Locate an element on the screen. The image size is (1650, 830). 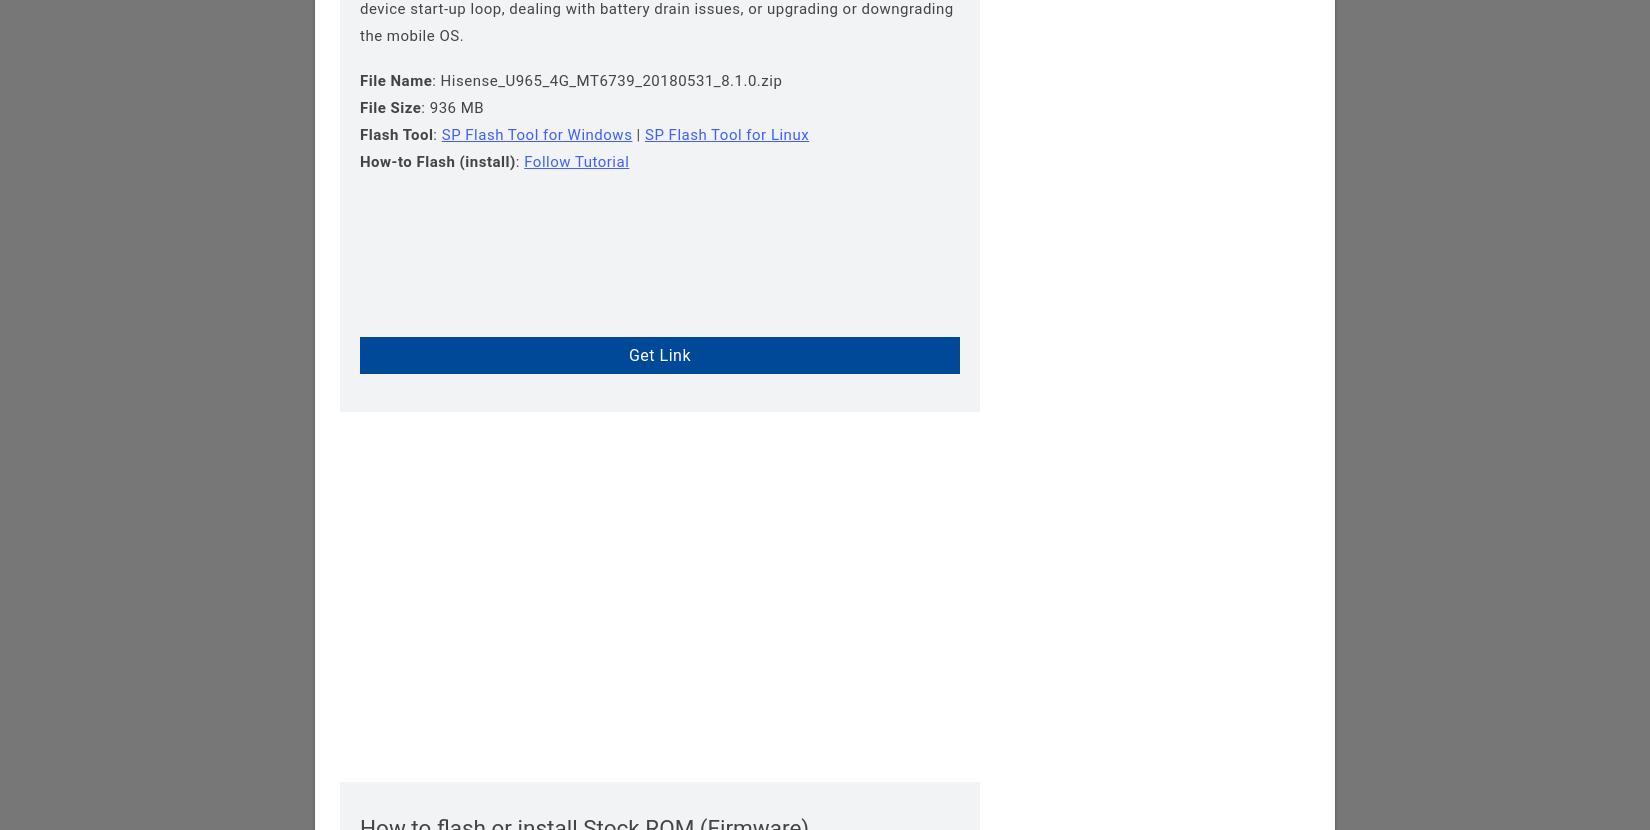
': Hisense_U965_4G_MT6739_20180531_8.1.0.zip' is located at coordinates (606, 80).